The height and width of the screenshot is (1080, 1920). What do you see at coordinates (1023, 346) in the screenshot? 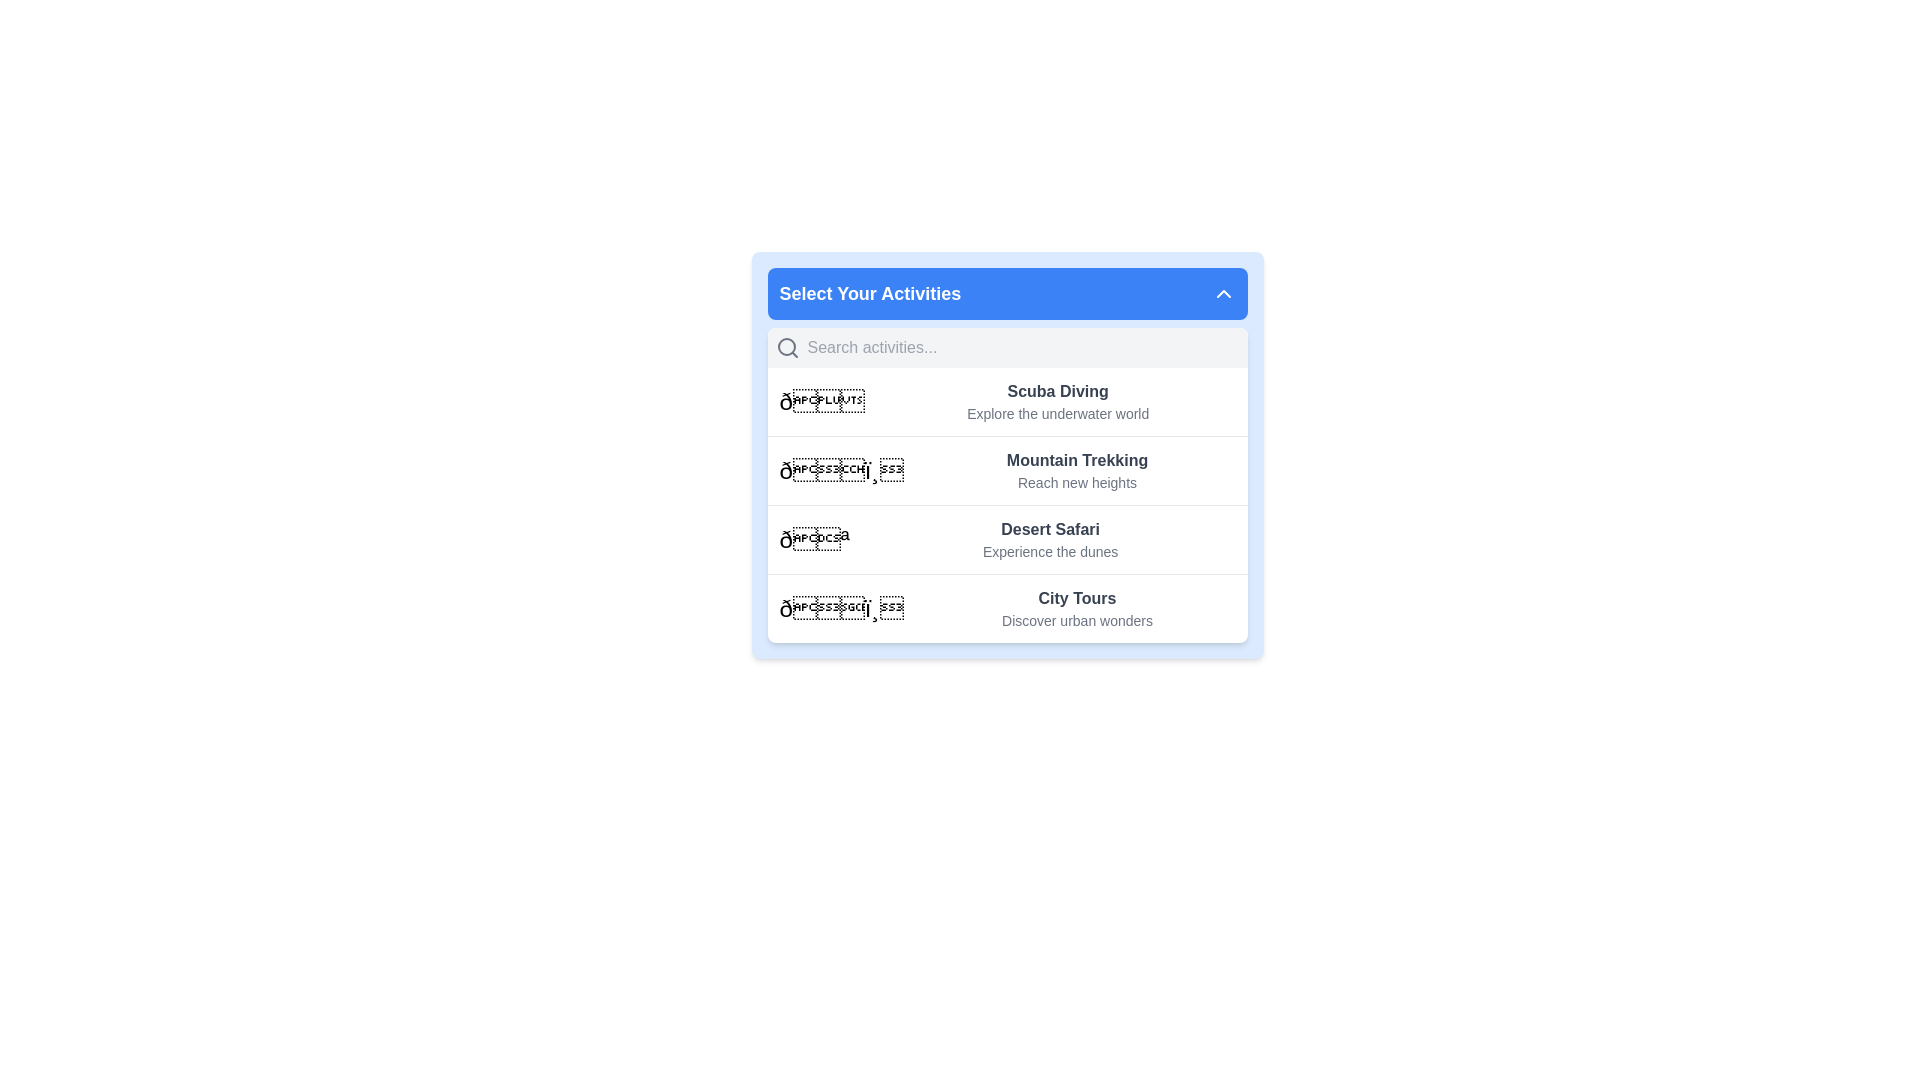
I see `the search input field located in the 'Select Your Activities' section to focus for typing a query` at bounding box center [1023, 346].